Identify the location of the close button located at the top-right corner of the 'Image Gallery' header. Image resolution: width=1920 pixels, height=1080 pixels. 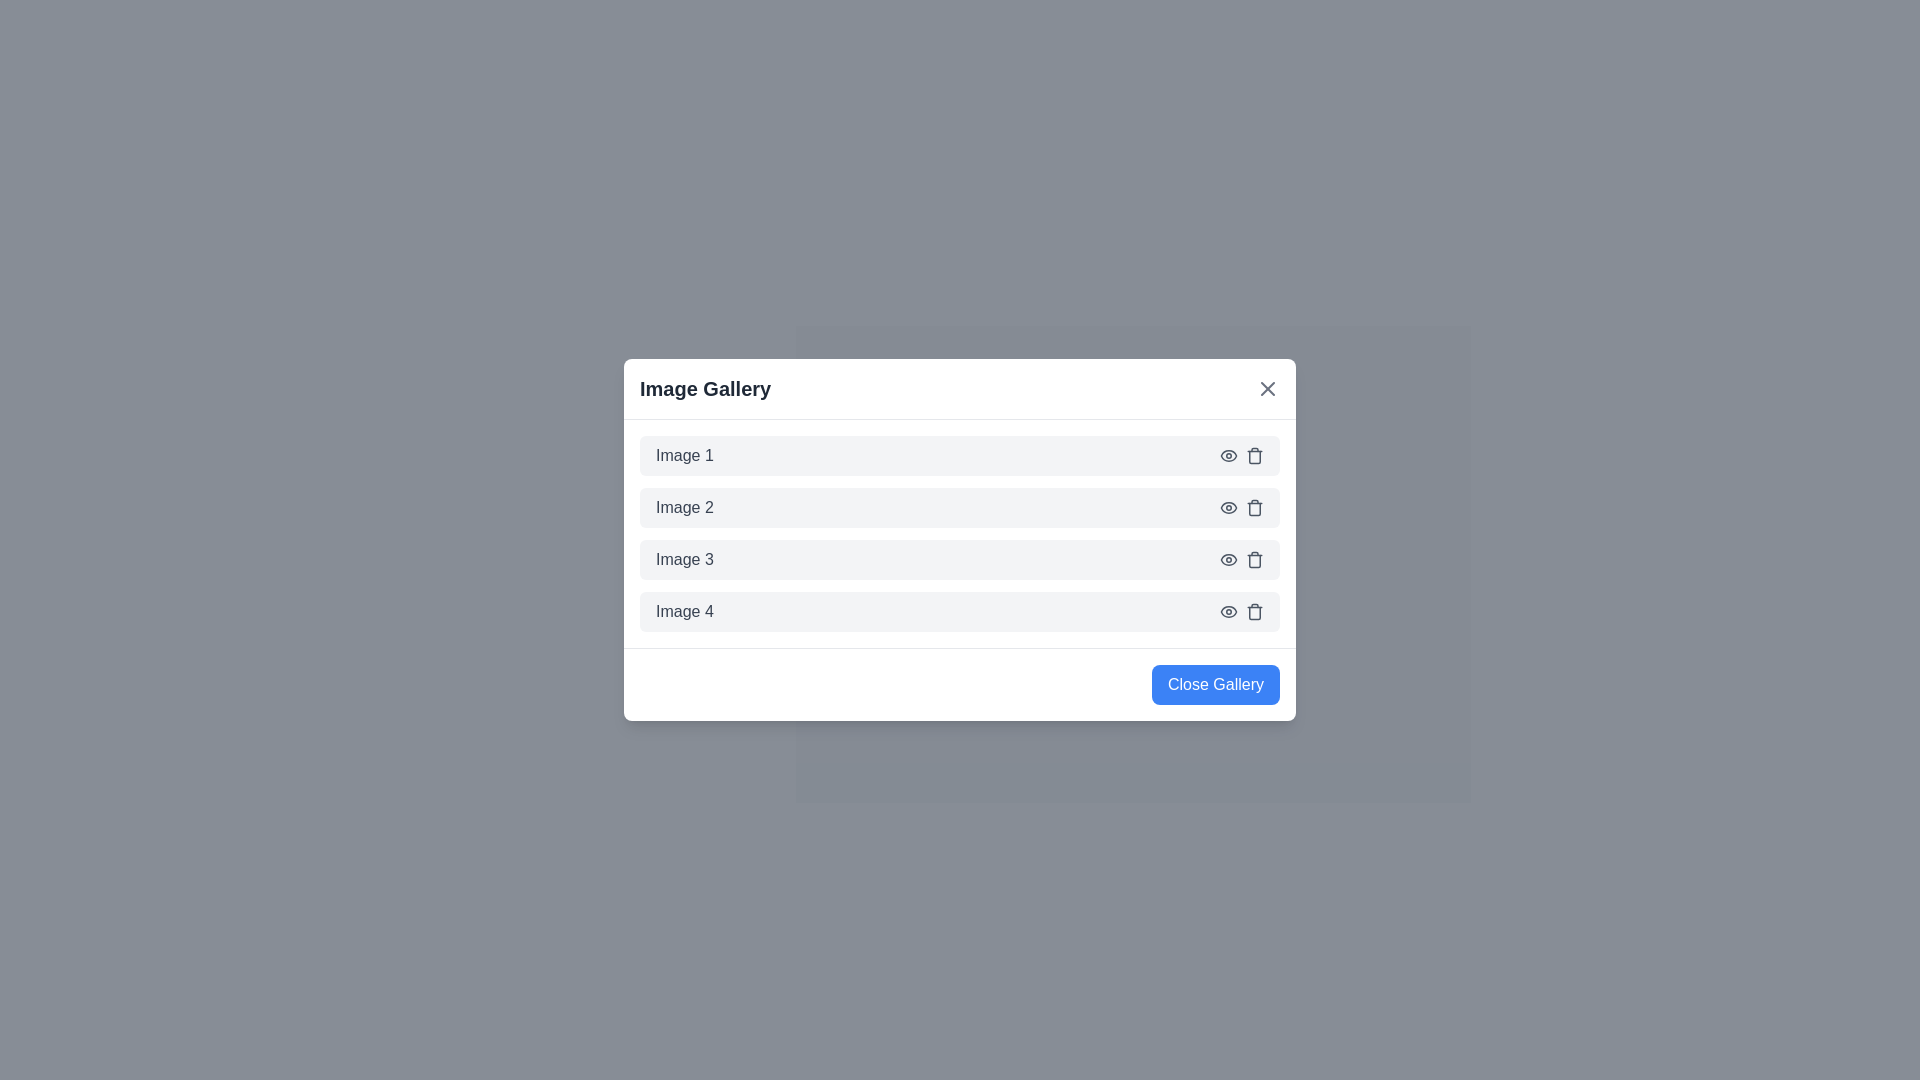
(1266, 389).